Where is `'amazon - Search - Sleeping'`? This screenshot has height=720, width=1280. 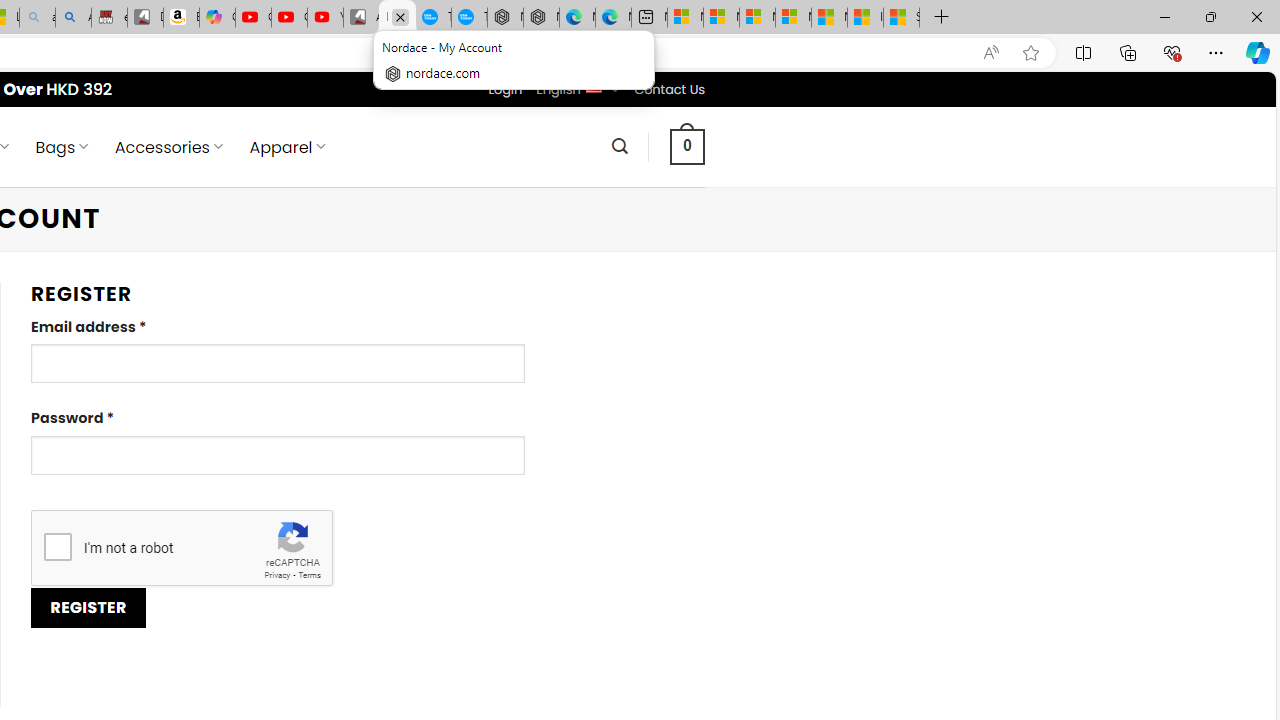
'amazon - Search - Sleeping' is located at coordinates (37, 17).